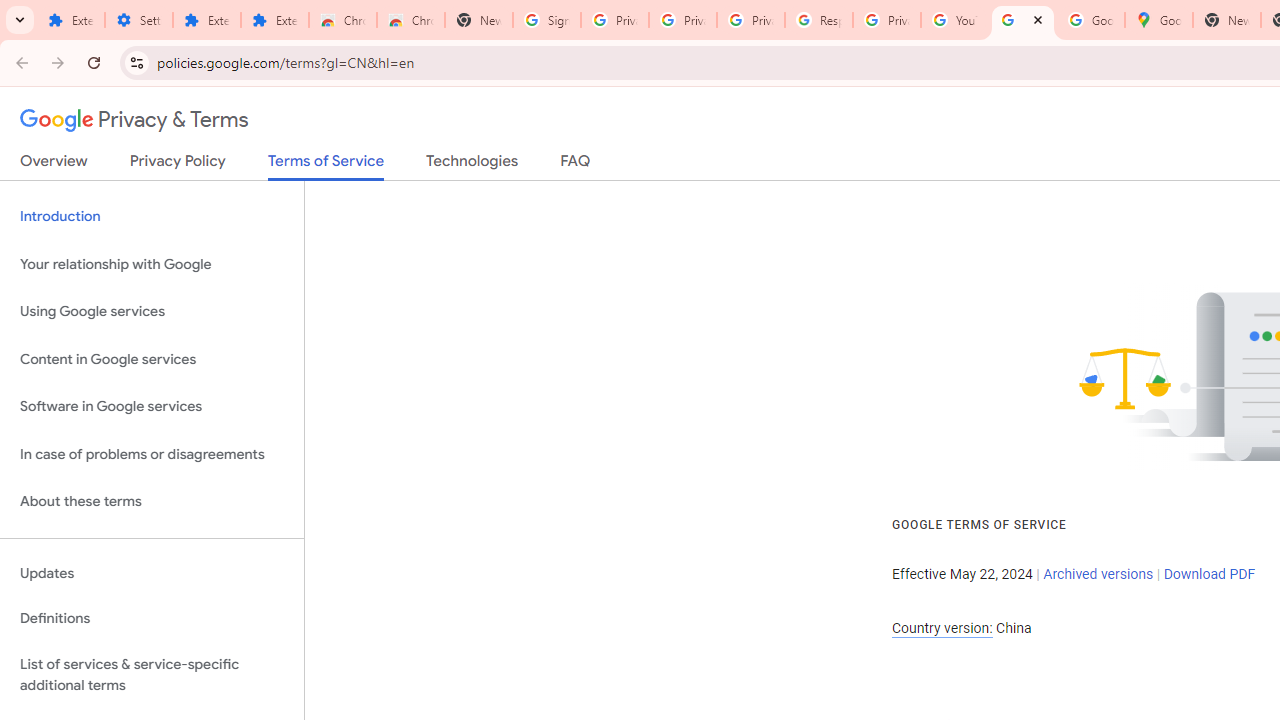  What do you see at coordinates (343, 20) in the screenshot?
I see `'Chrome Web Store'` at bounding box center [343, 20].